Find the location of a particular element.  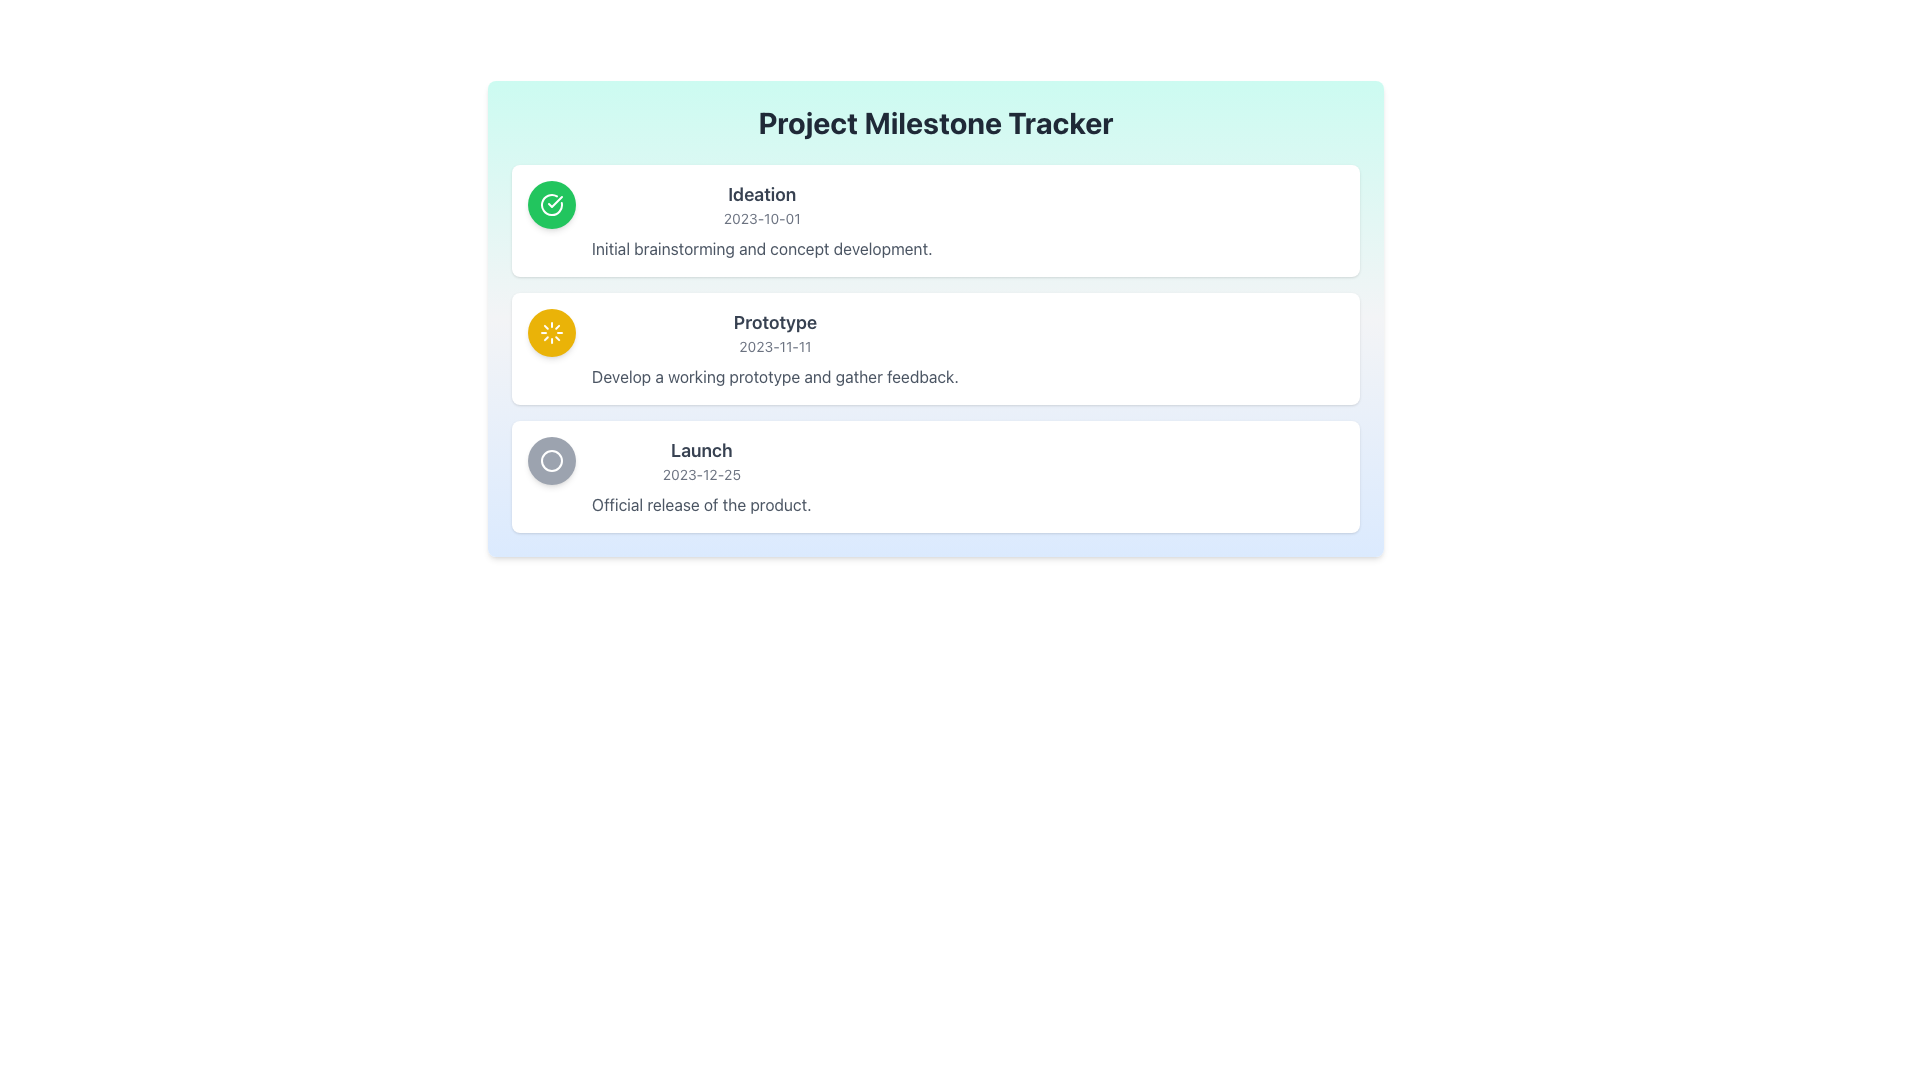

the text label that describes the 'Ideation' phase within the milestone tracker, which is positioned below the date '2023-10-01' is located at coordinates (761, 248).